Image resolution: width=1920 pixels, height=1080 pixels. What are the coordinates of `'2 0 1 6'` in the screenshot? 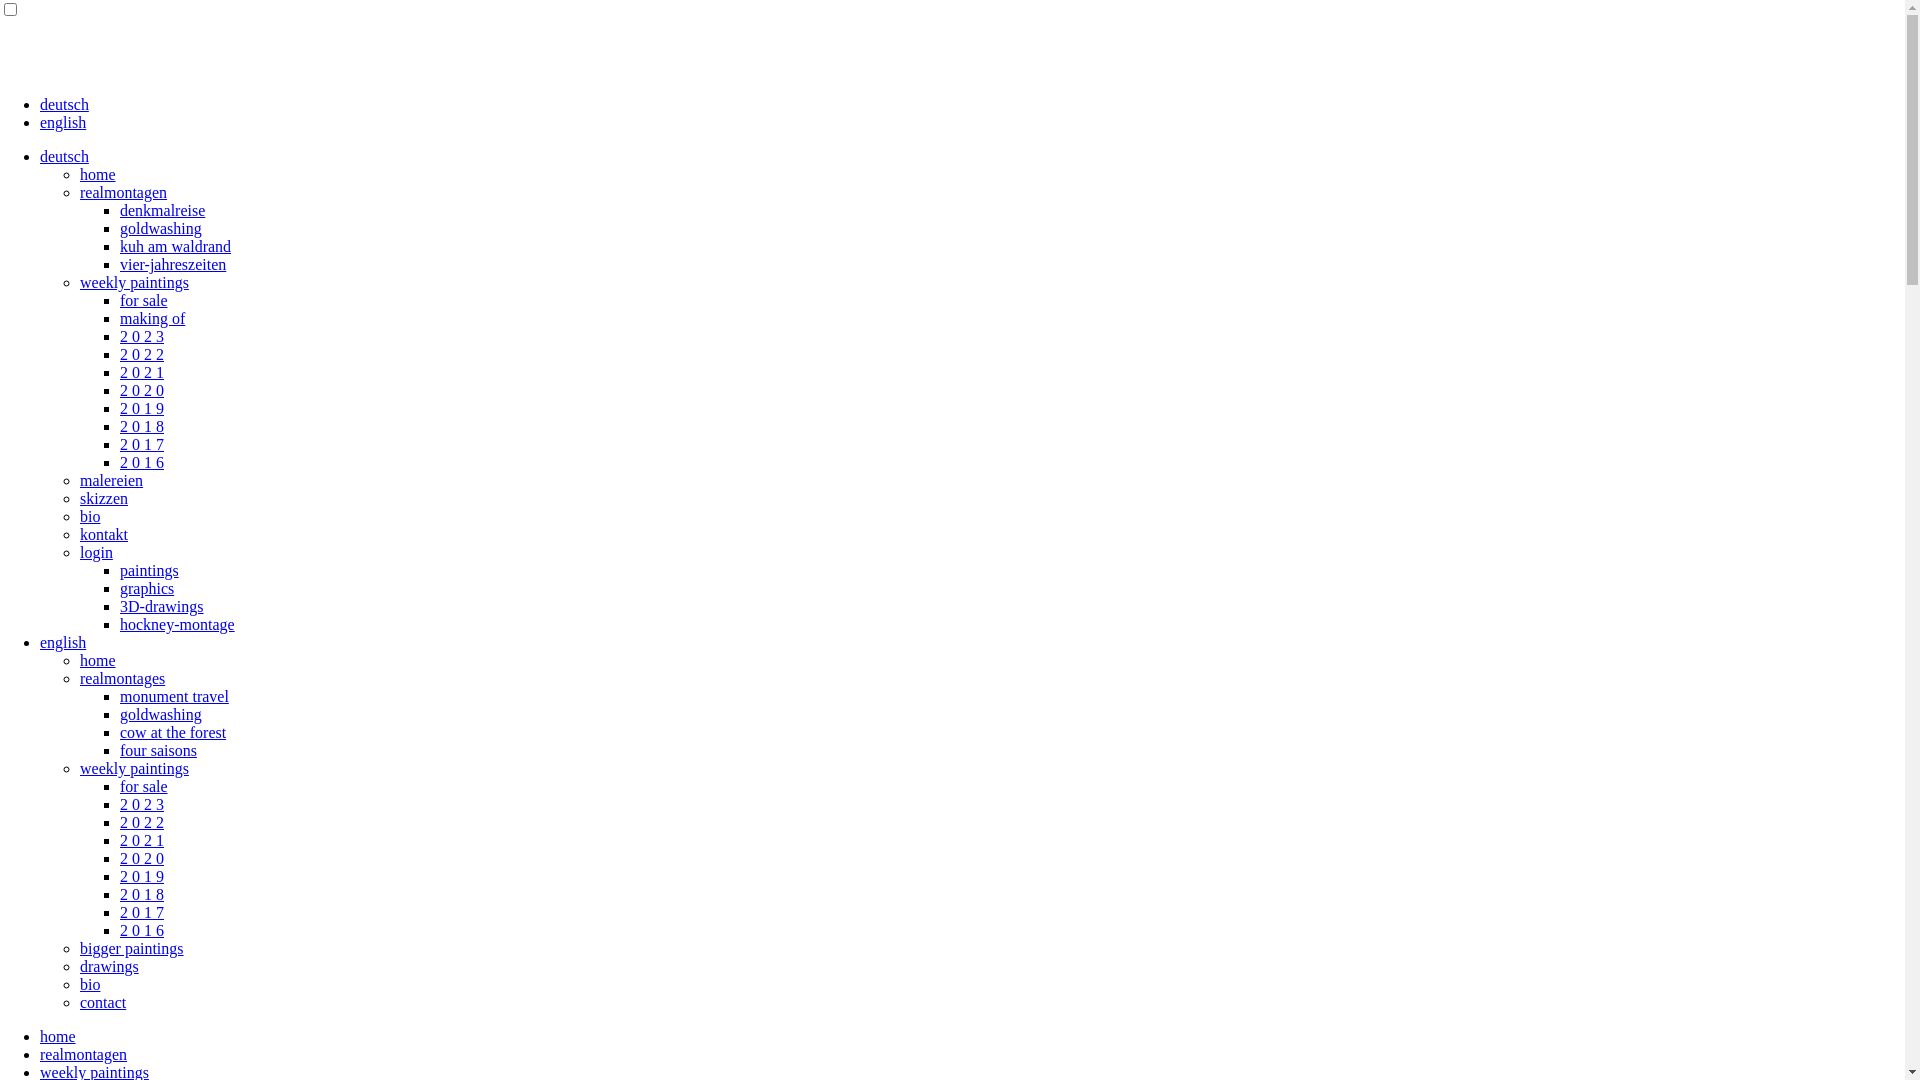 It's located at (119, 462).